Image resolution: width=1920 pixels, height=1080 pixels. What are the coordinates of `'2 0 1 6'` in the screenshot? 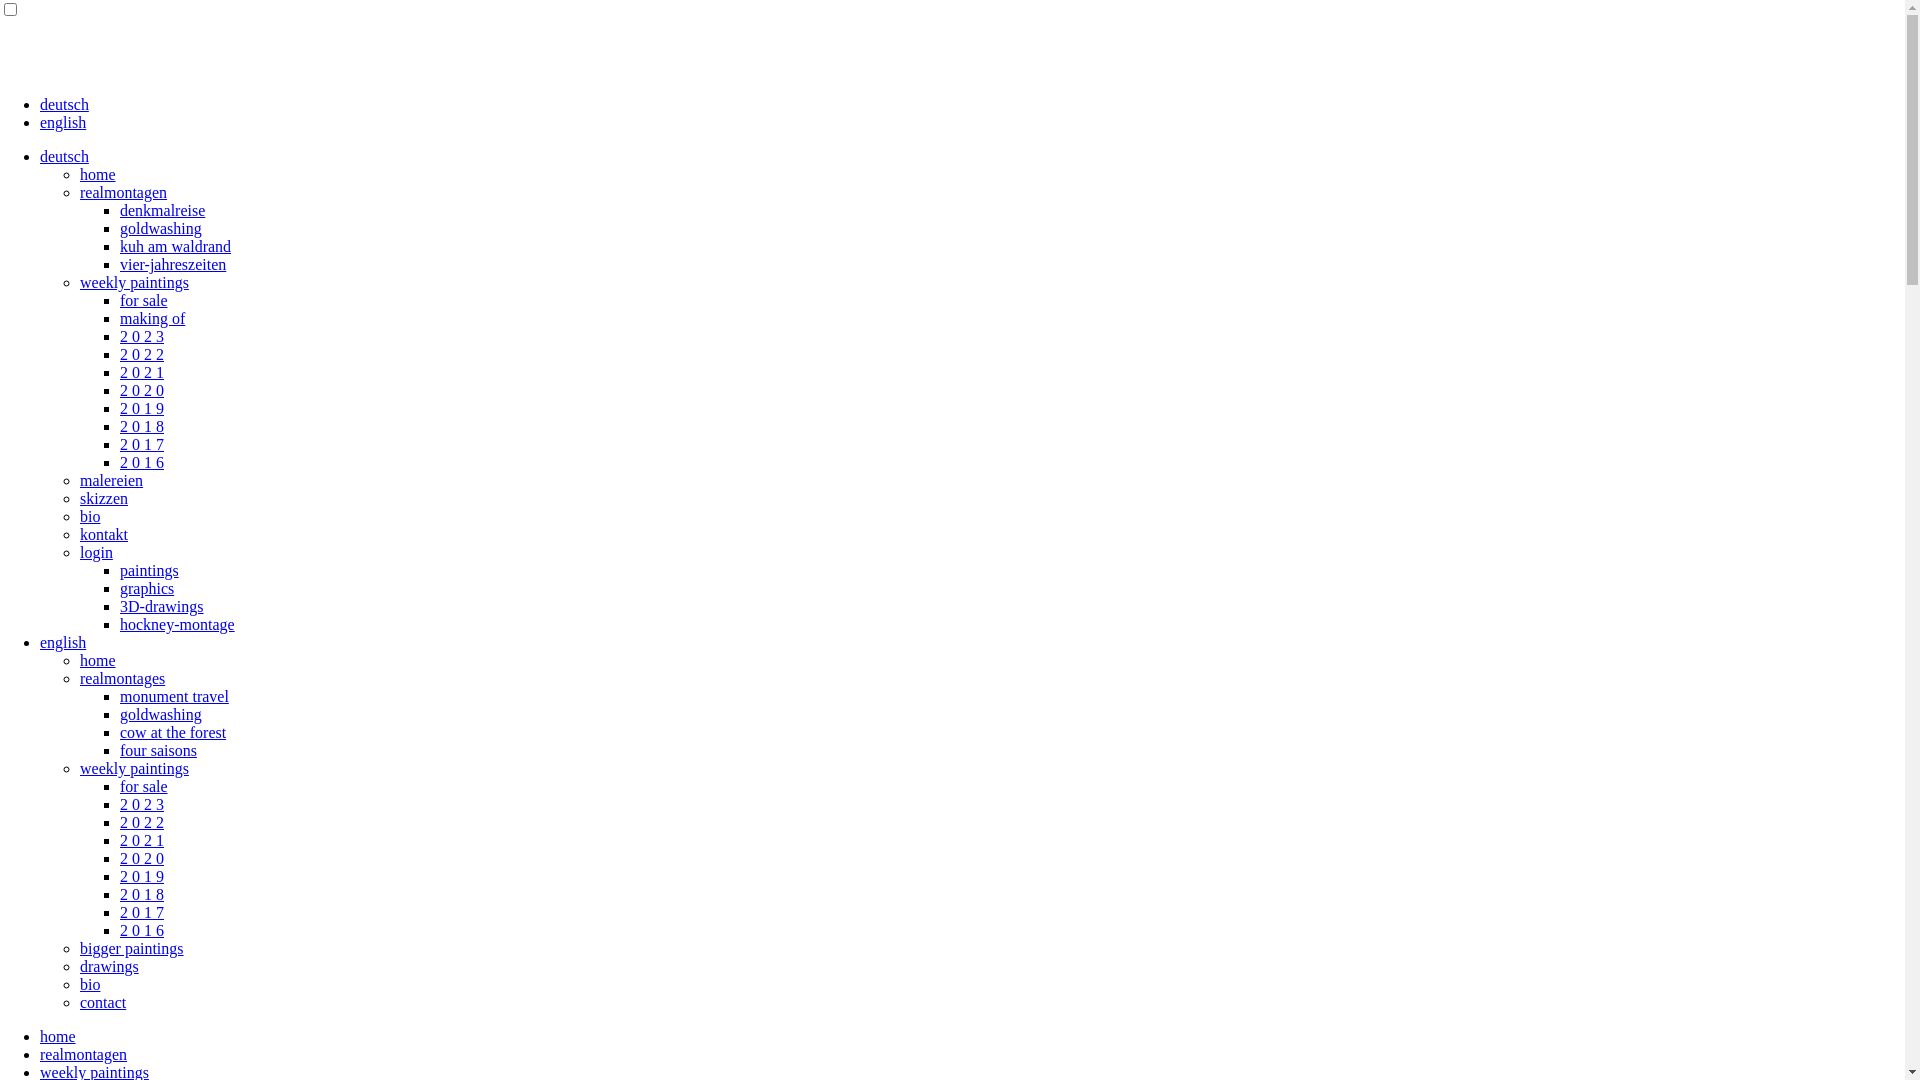 It's located at (119, 462).